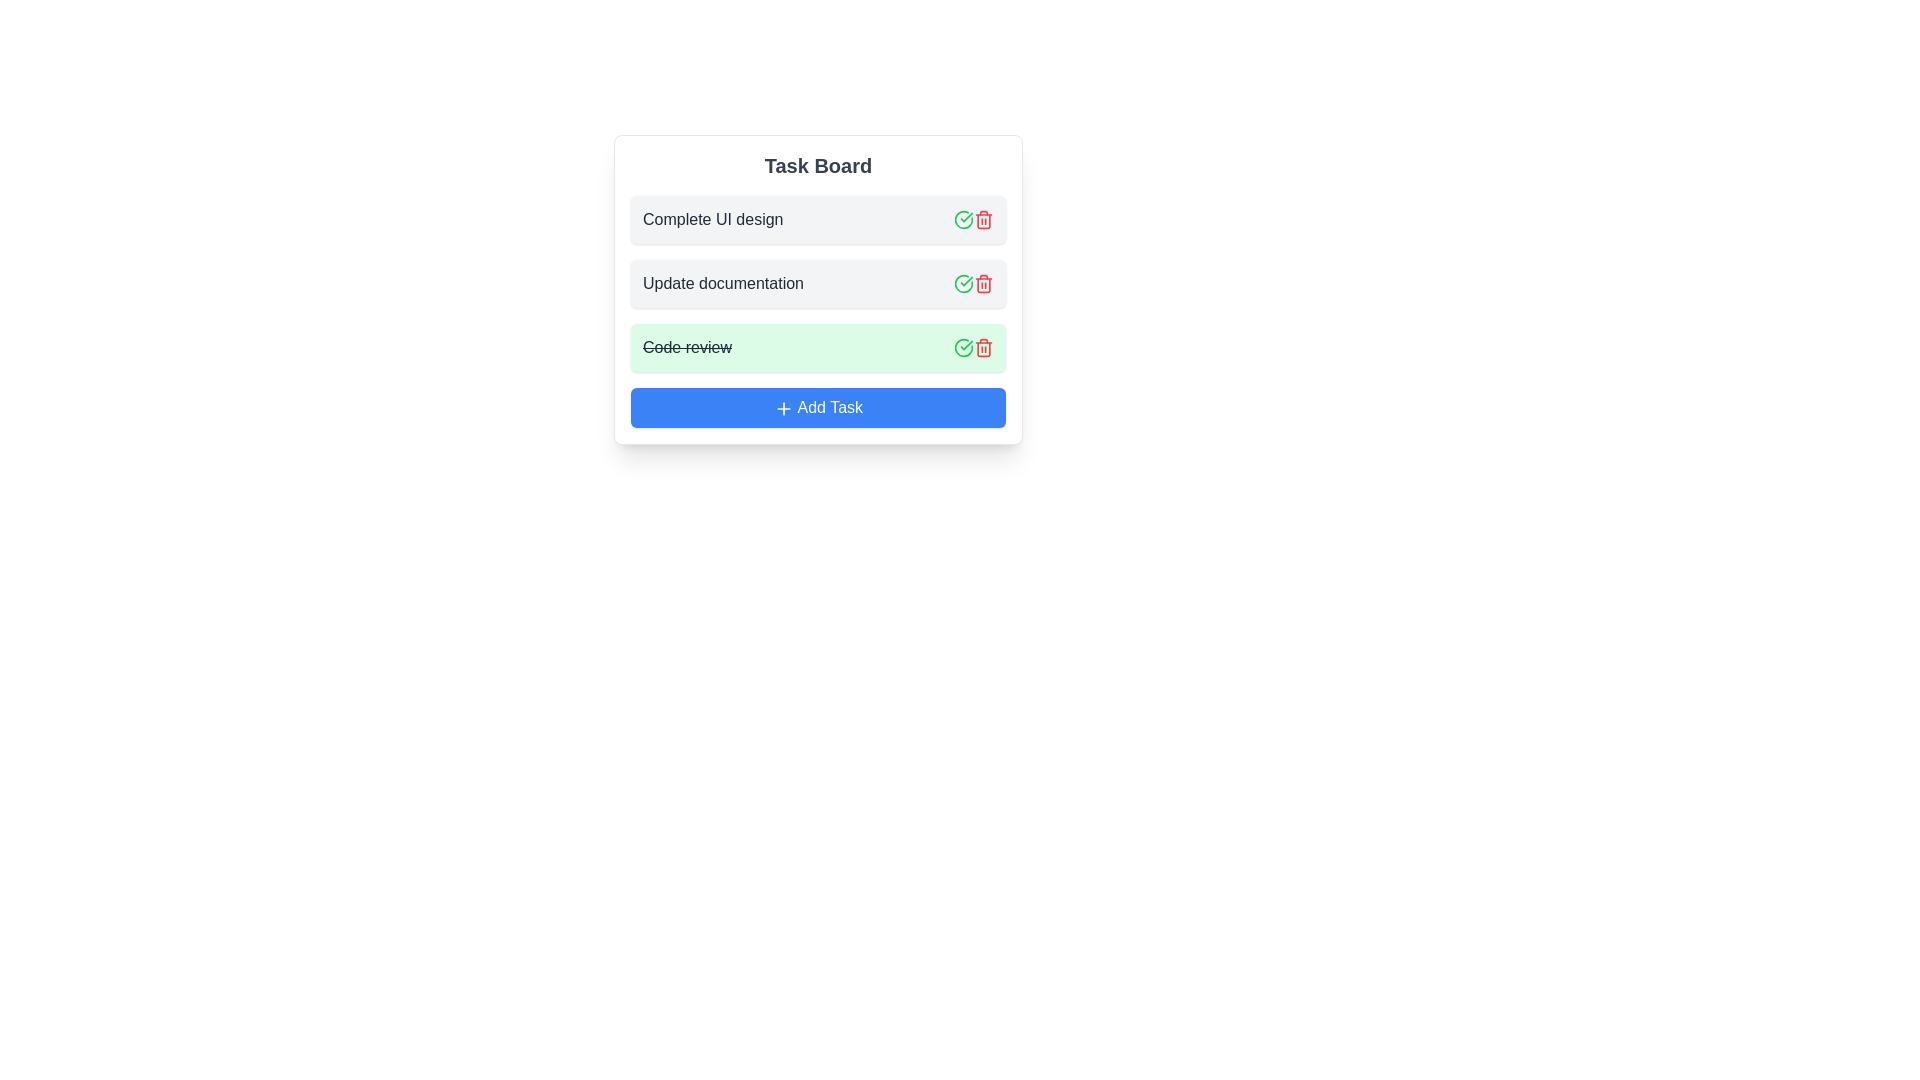 This screenshot has height=1080, width=1920. I want to click on the central vertical component of the trash can icon, so click(983, 347).